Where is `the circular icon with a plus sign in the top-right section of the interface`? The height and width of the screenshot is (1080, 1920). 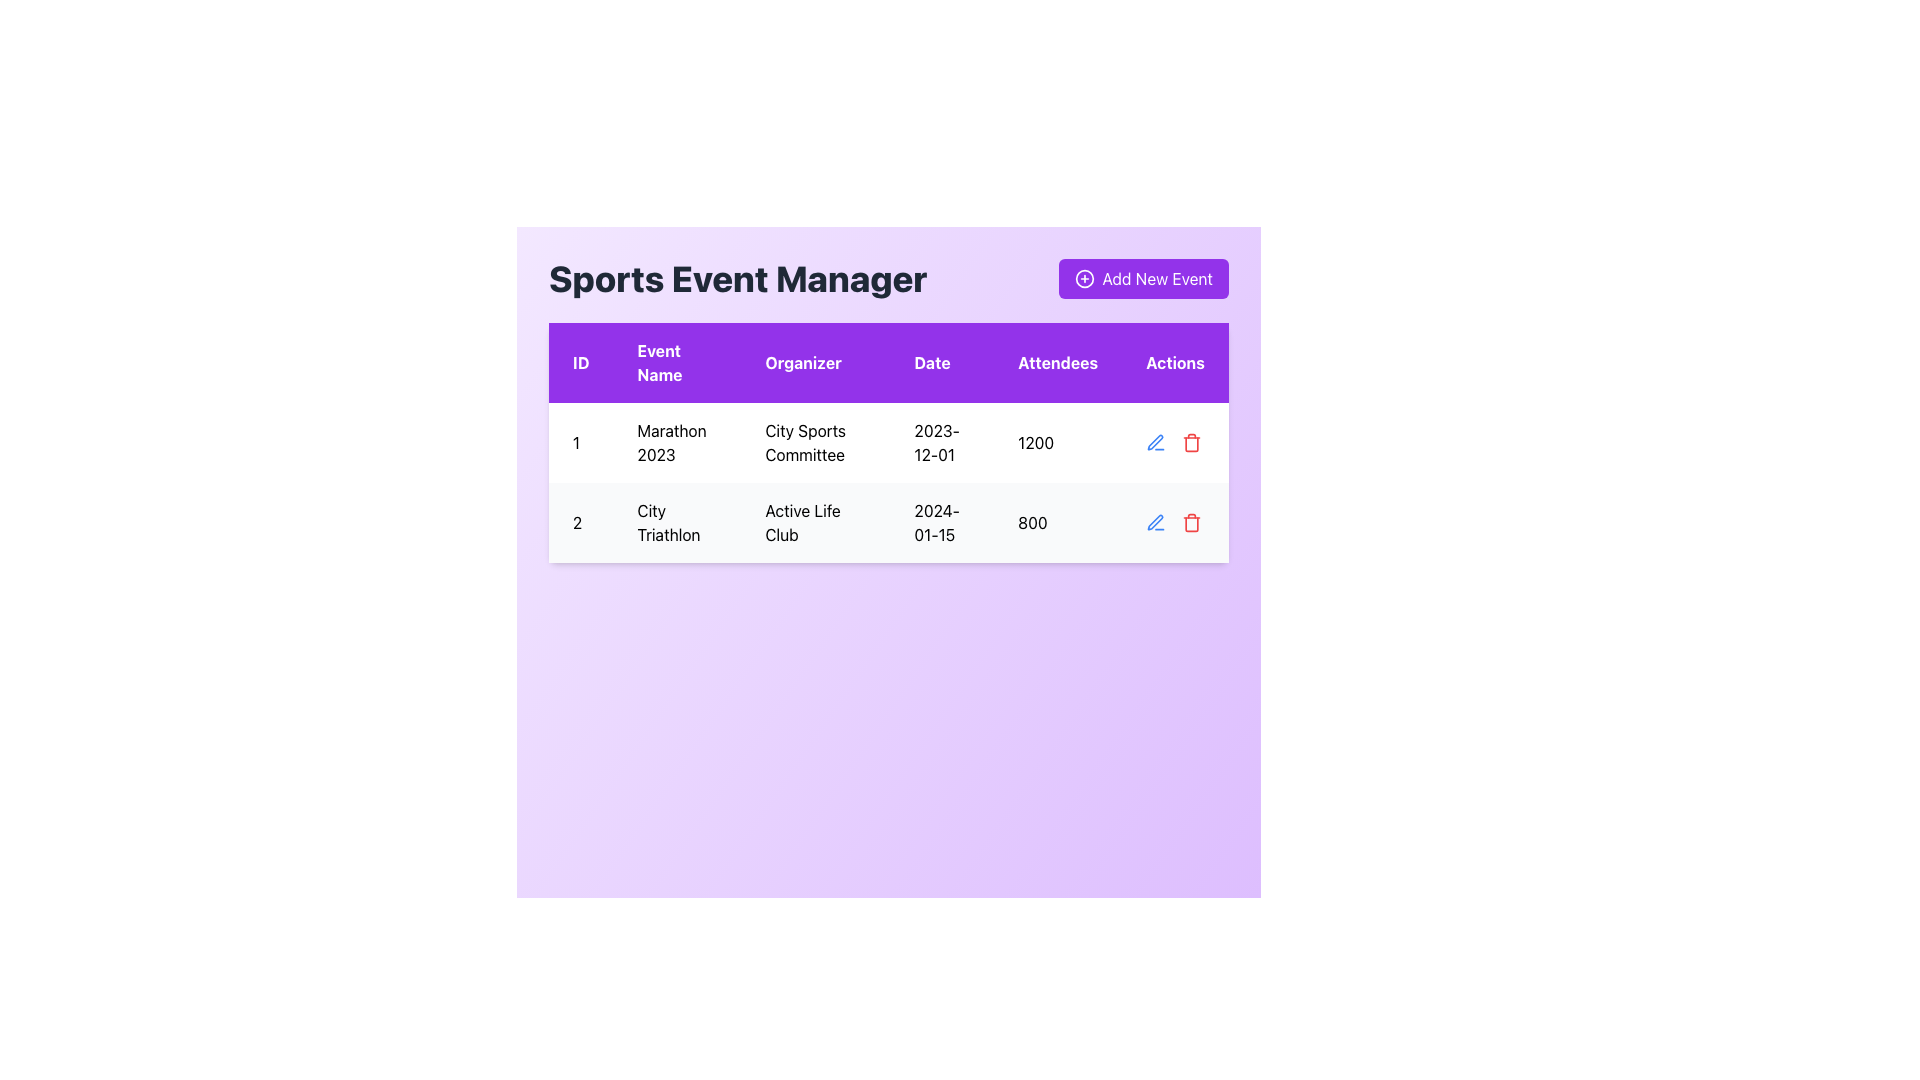
the circular icon with a plus sign in the top-right section of the interface is located at coordinates (1083, 278).